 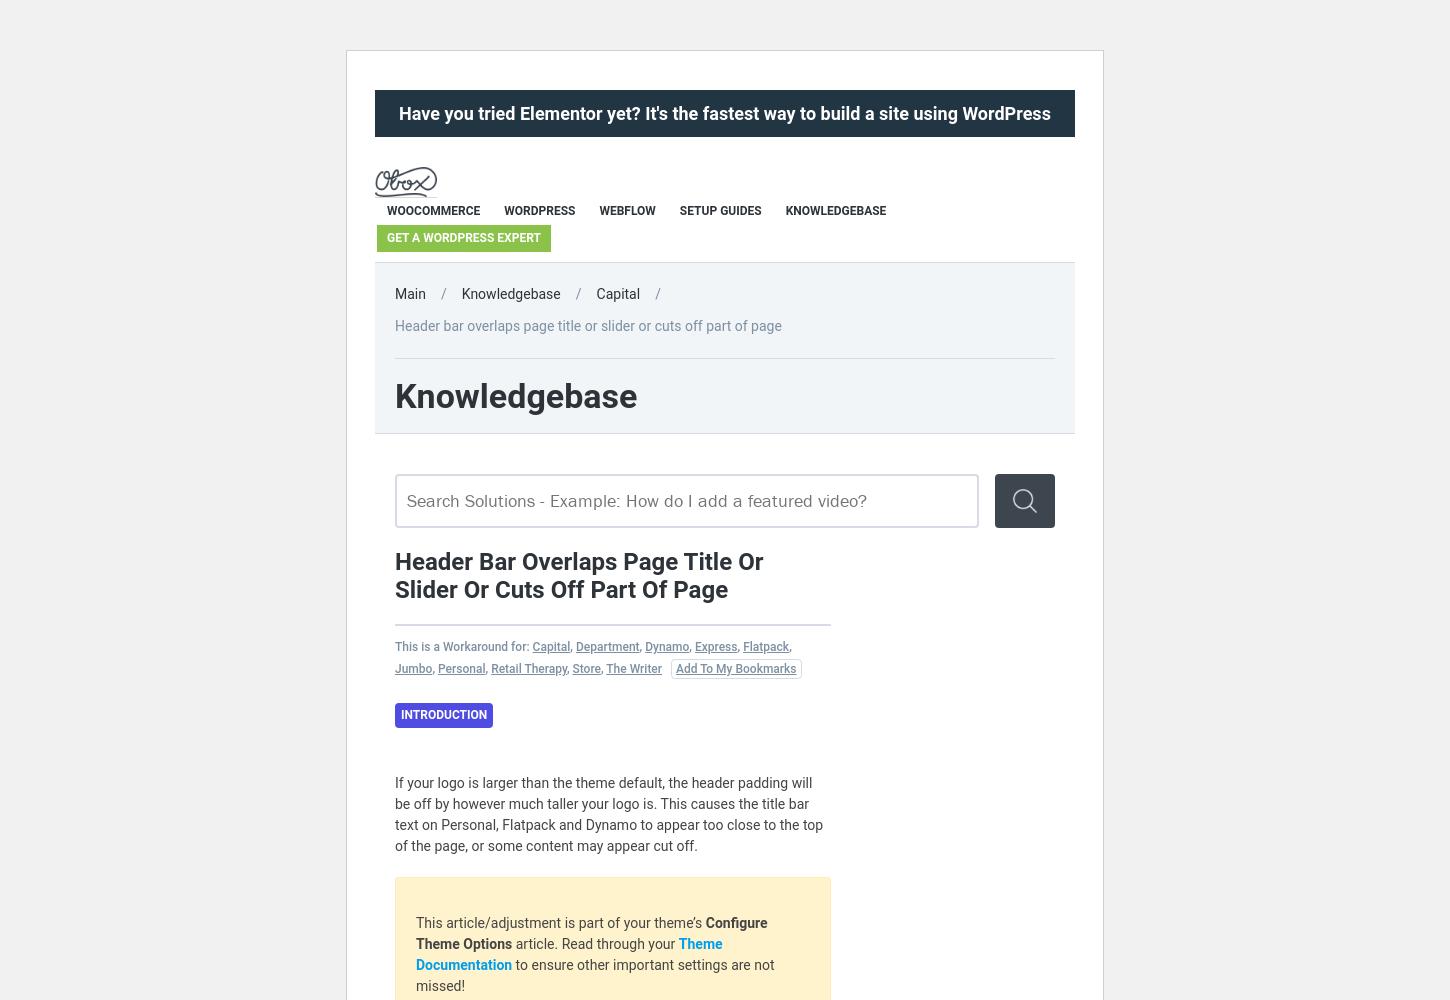 I want to click on 'Retail Therapy', so click(x=528, y=669).